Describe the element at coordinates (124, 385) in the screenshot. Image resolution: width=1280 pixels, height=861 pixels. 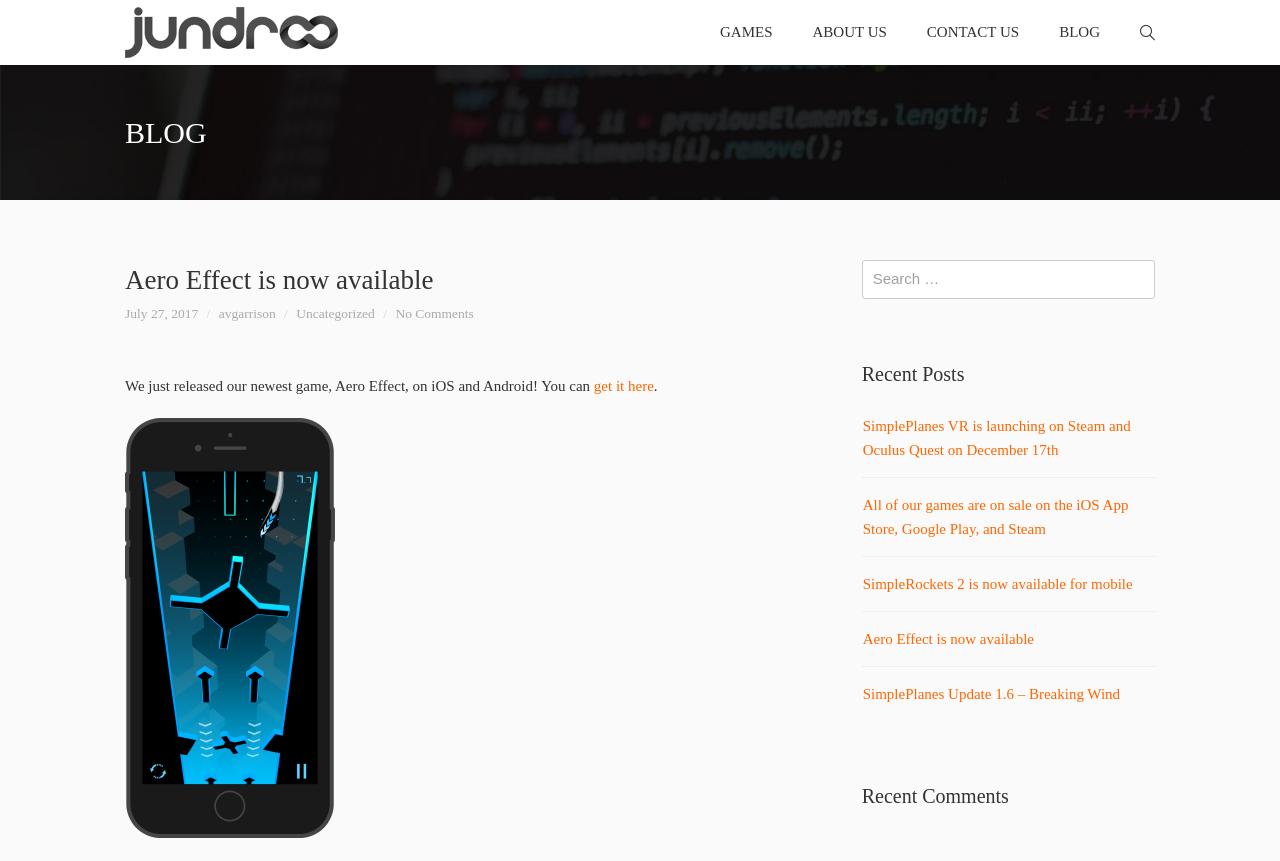
I see `'We just released our newest game, Aero Effect, on iOS and Android! You can'` at that location.